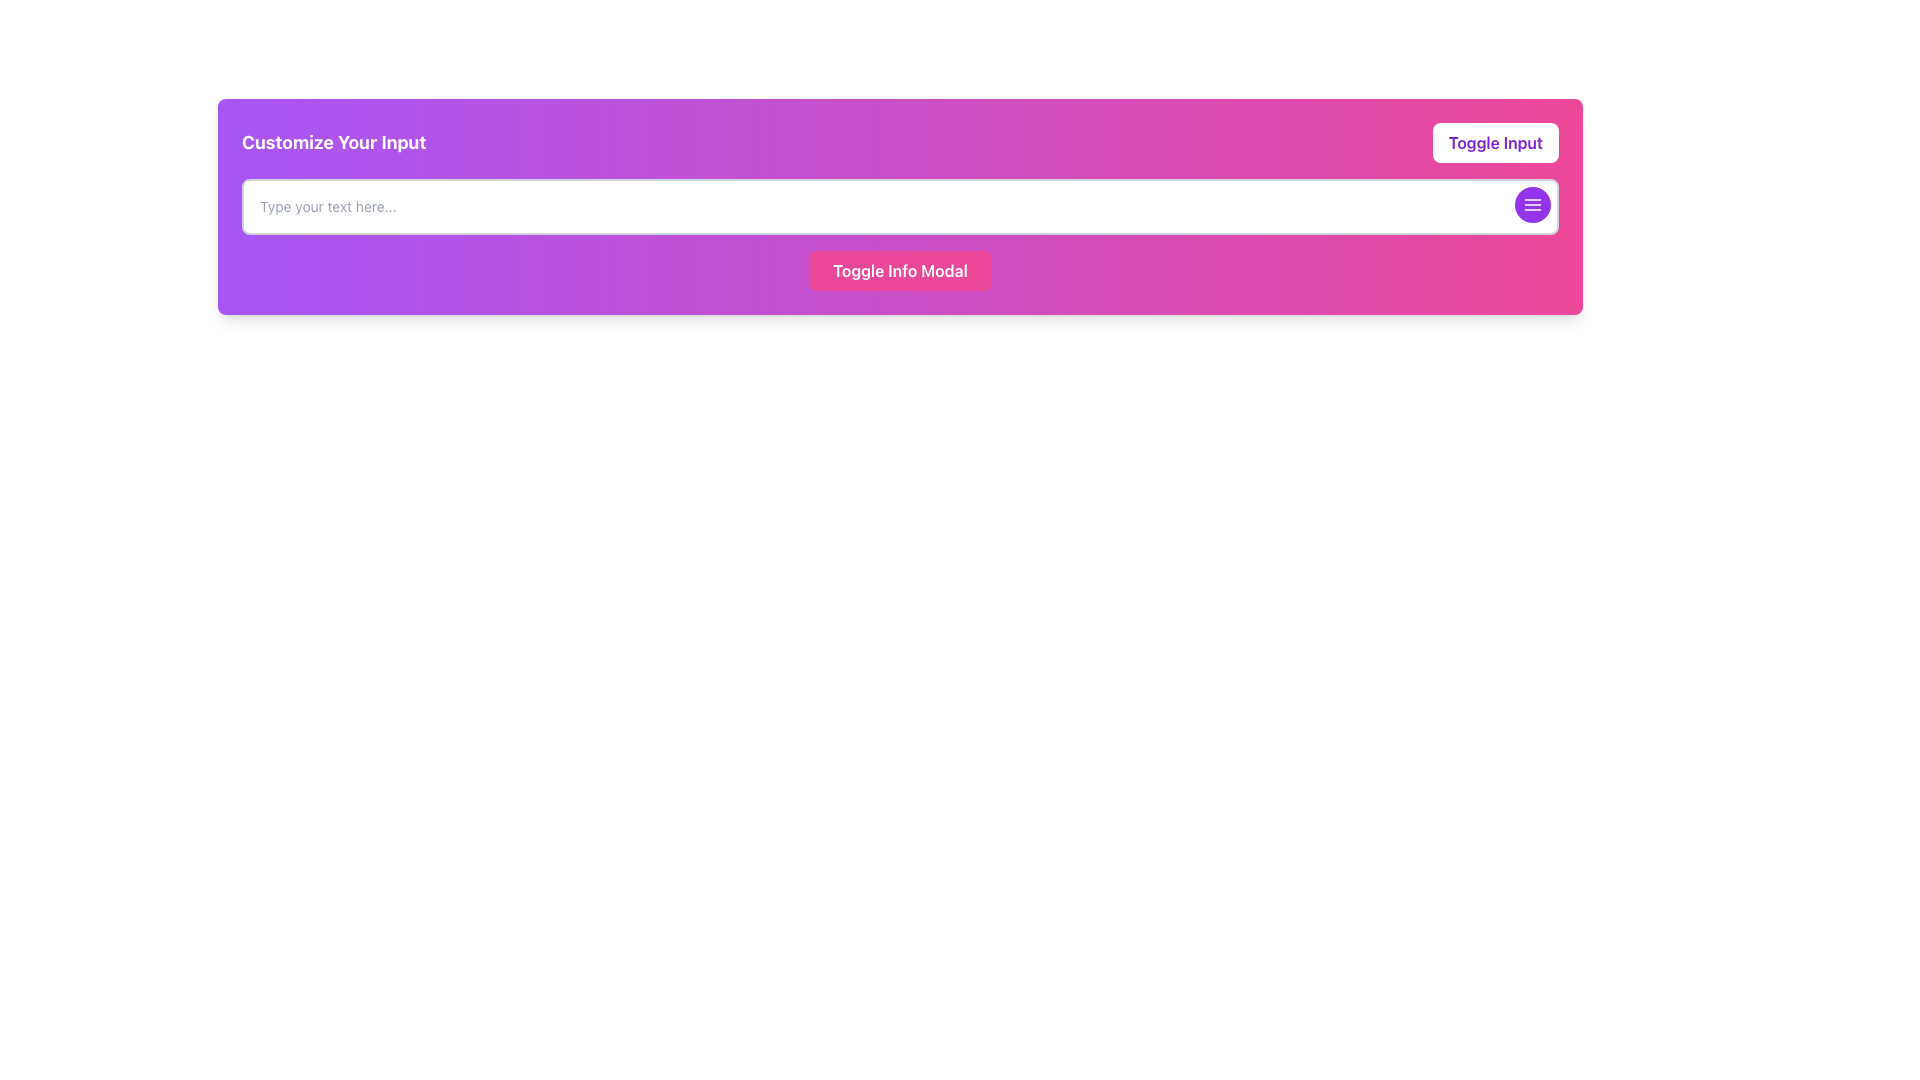  Describe the element at coordinates (1531, 204) in the screenshot. I see `the Menu Toggle icon located in the top-right corner of the text input field by moving the cursor to its center` at that location.